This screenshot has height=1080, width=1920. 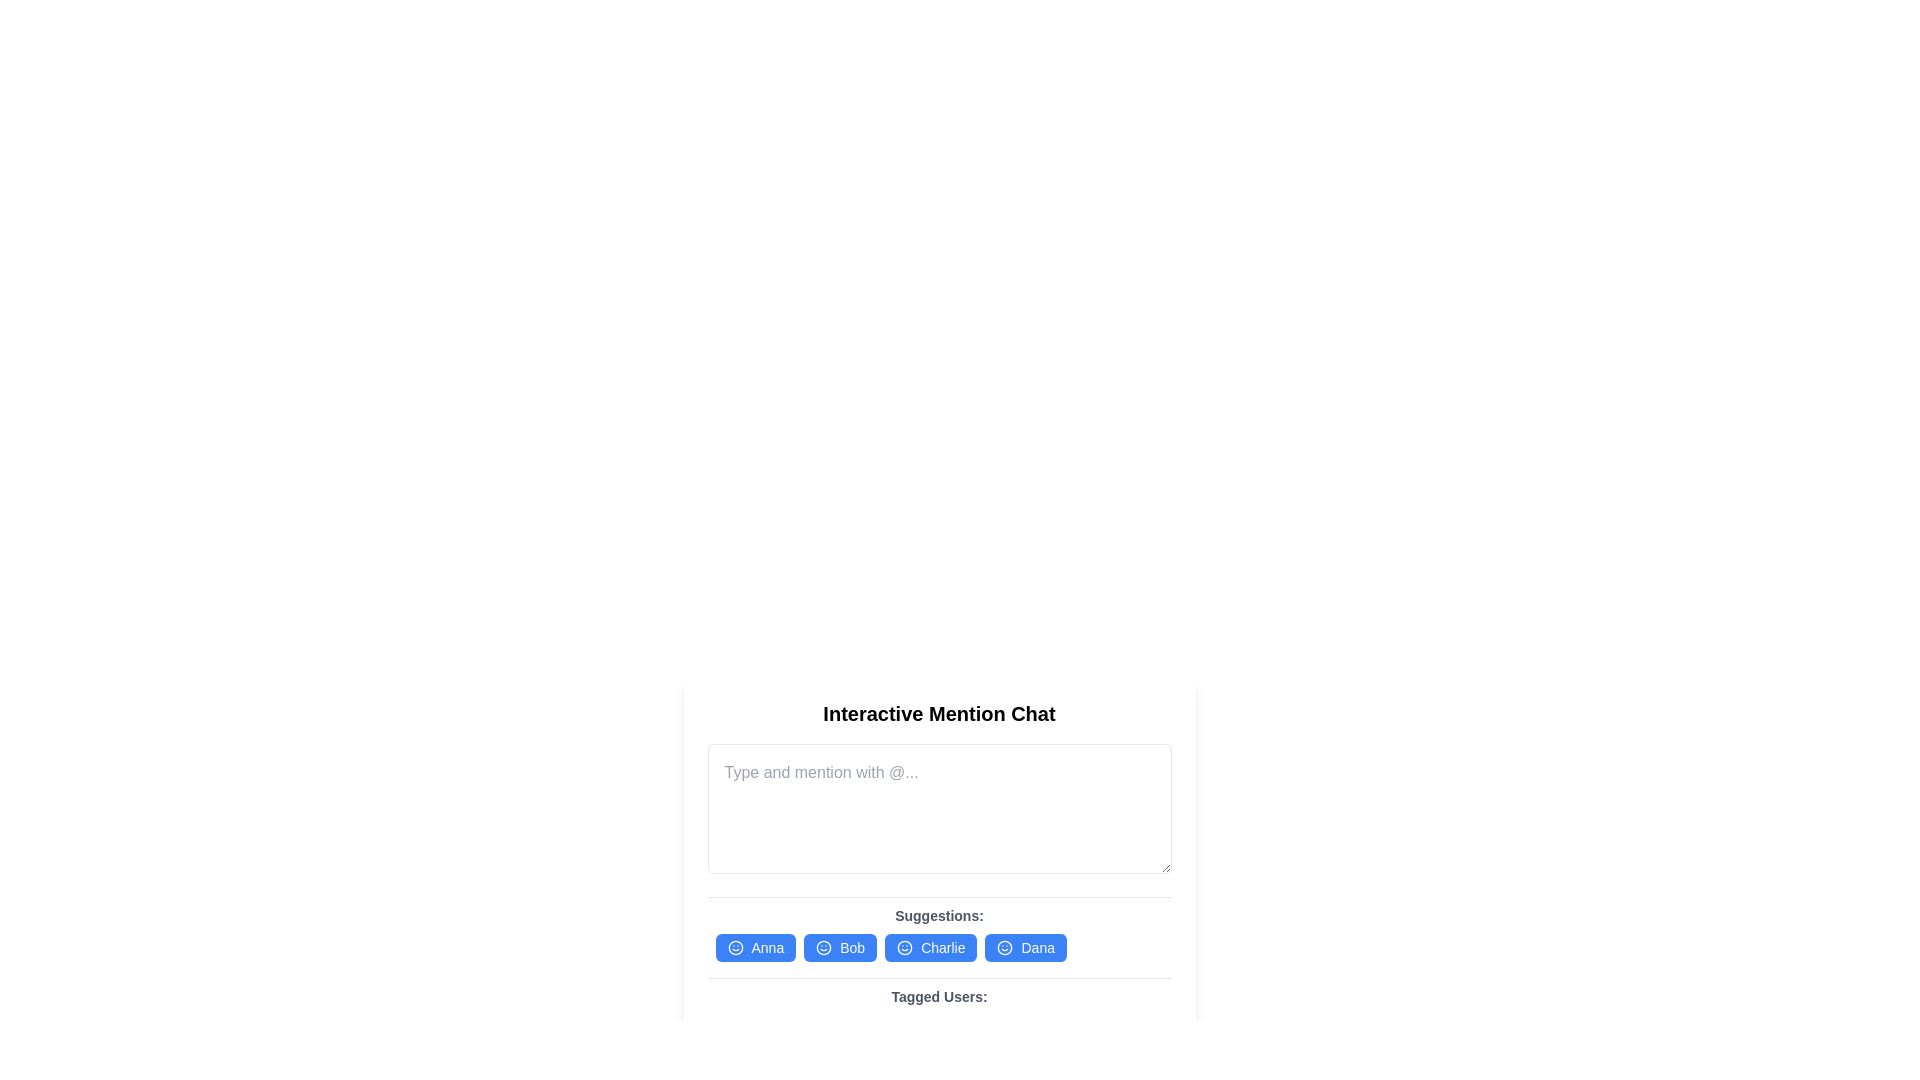 I want to click on the SVG graphic icon representing a simplified smiling face, which is part of the button labeled 'Bob' in the 'Suggestions' section, located to the left of the text 'Bob', so click(x=824, y=947).